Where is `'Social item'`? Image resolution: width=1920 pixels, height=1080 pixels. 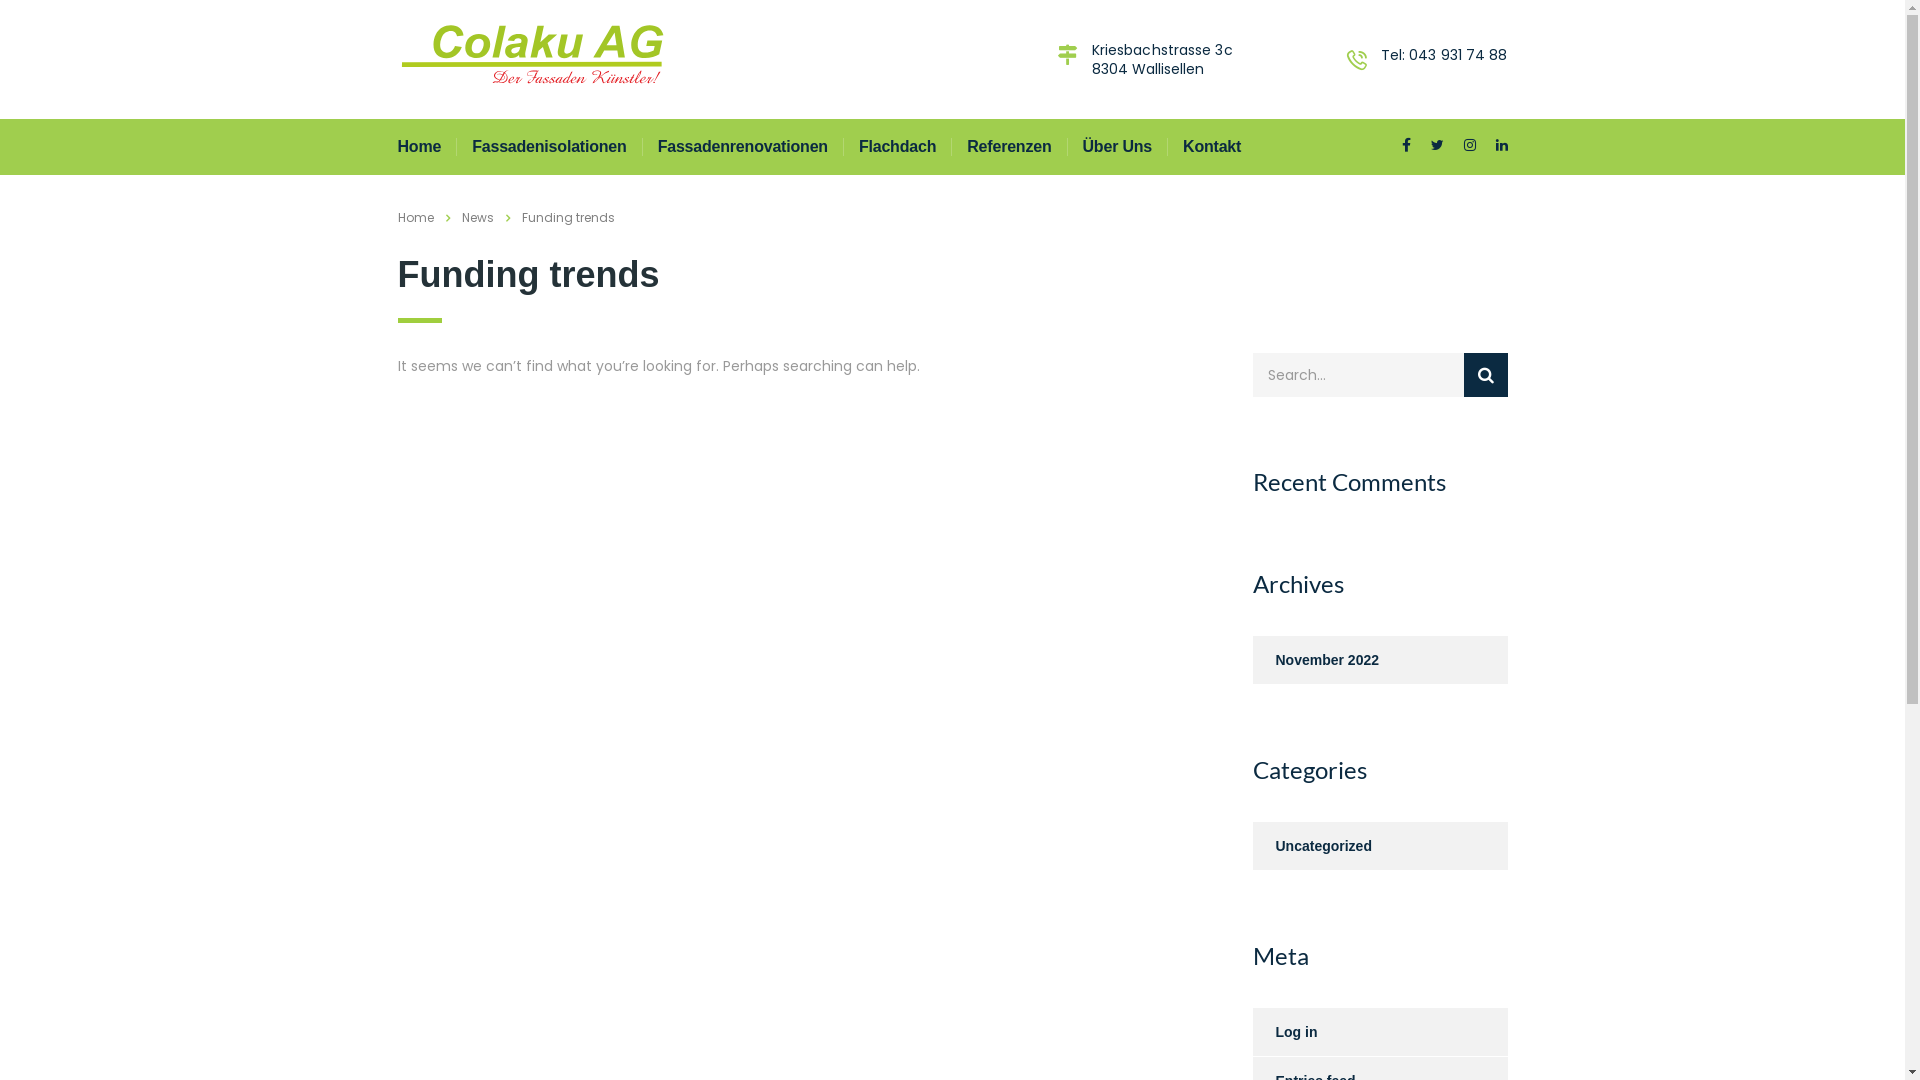 'Social item' is located at coordinates (1502, 145).